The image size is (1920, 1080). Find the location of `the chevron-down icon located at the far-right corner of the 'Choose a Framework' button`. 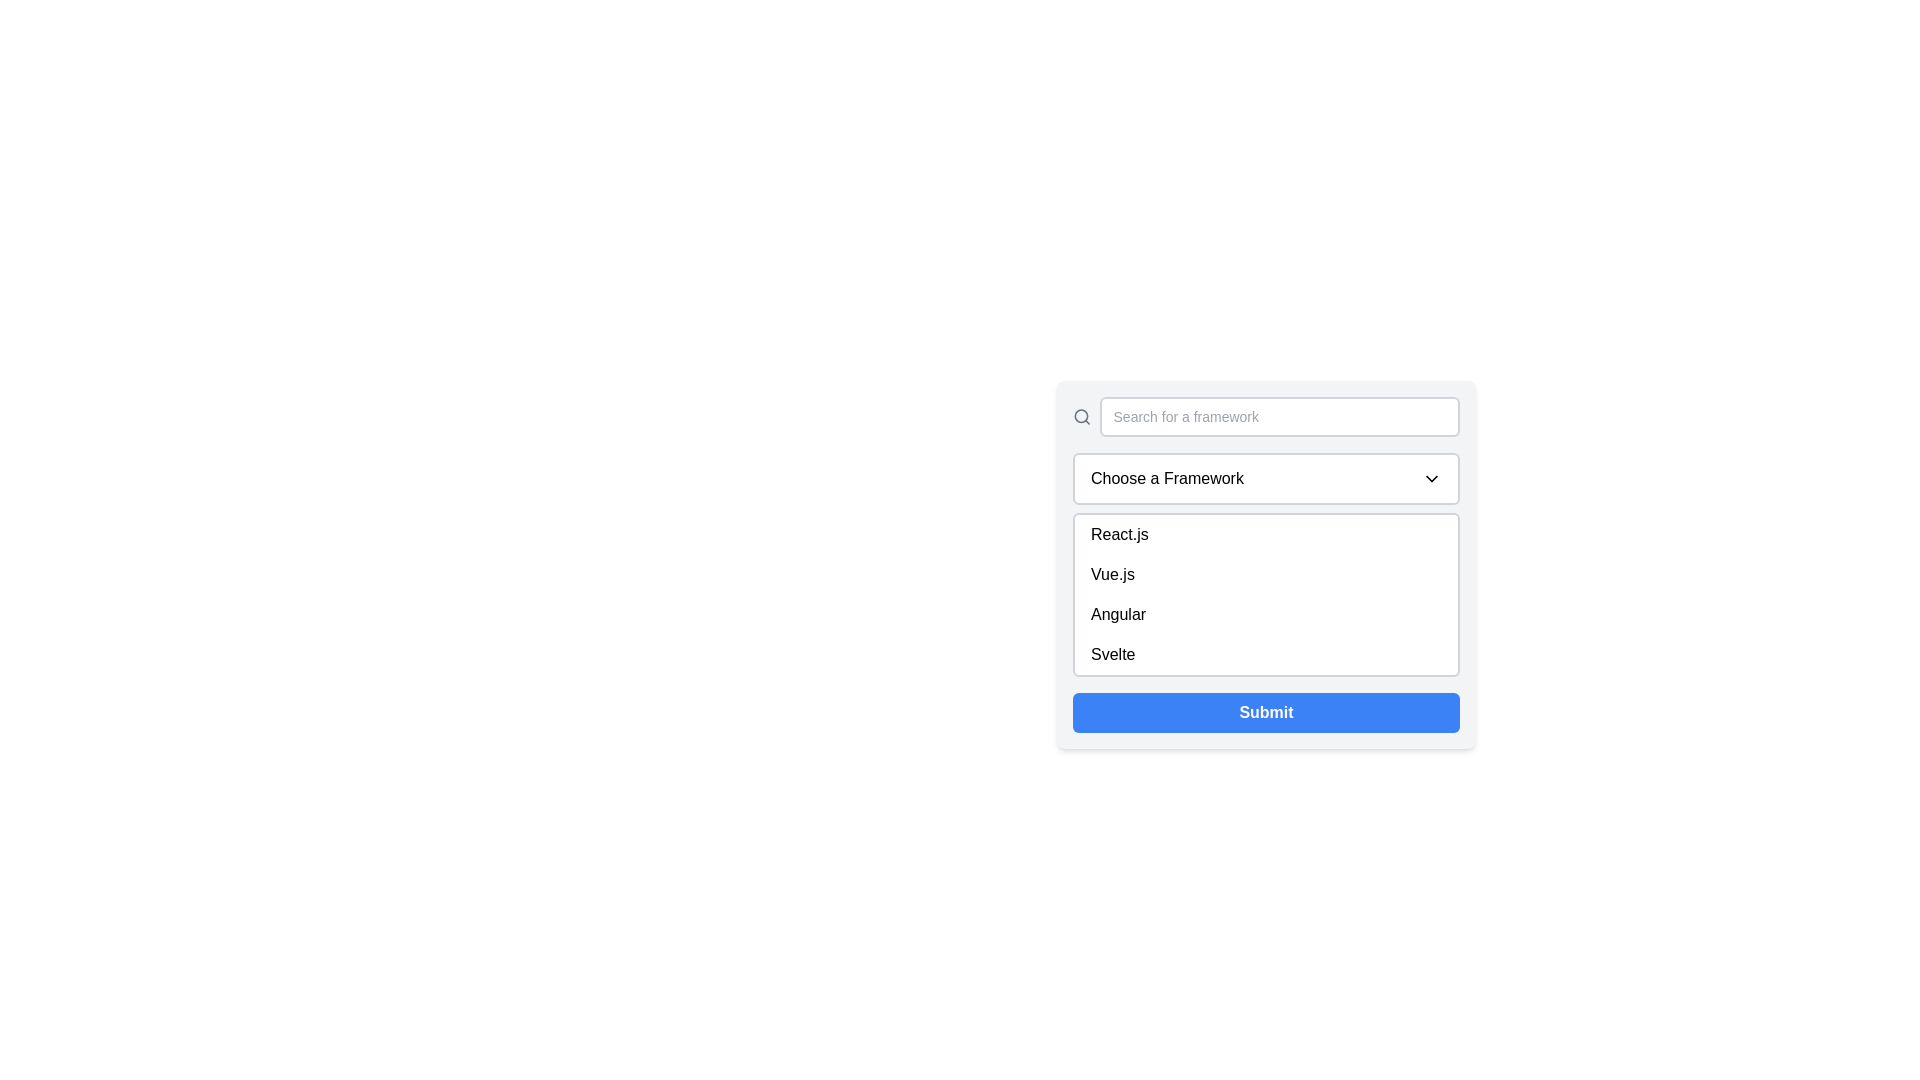

the chevron-down icon located at the far-right corner of the 'Choose a Framework' button is located at coordinates (1430, 478).